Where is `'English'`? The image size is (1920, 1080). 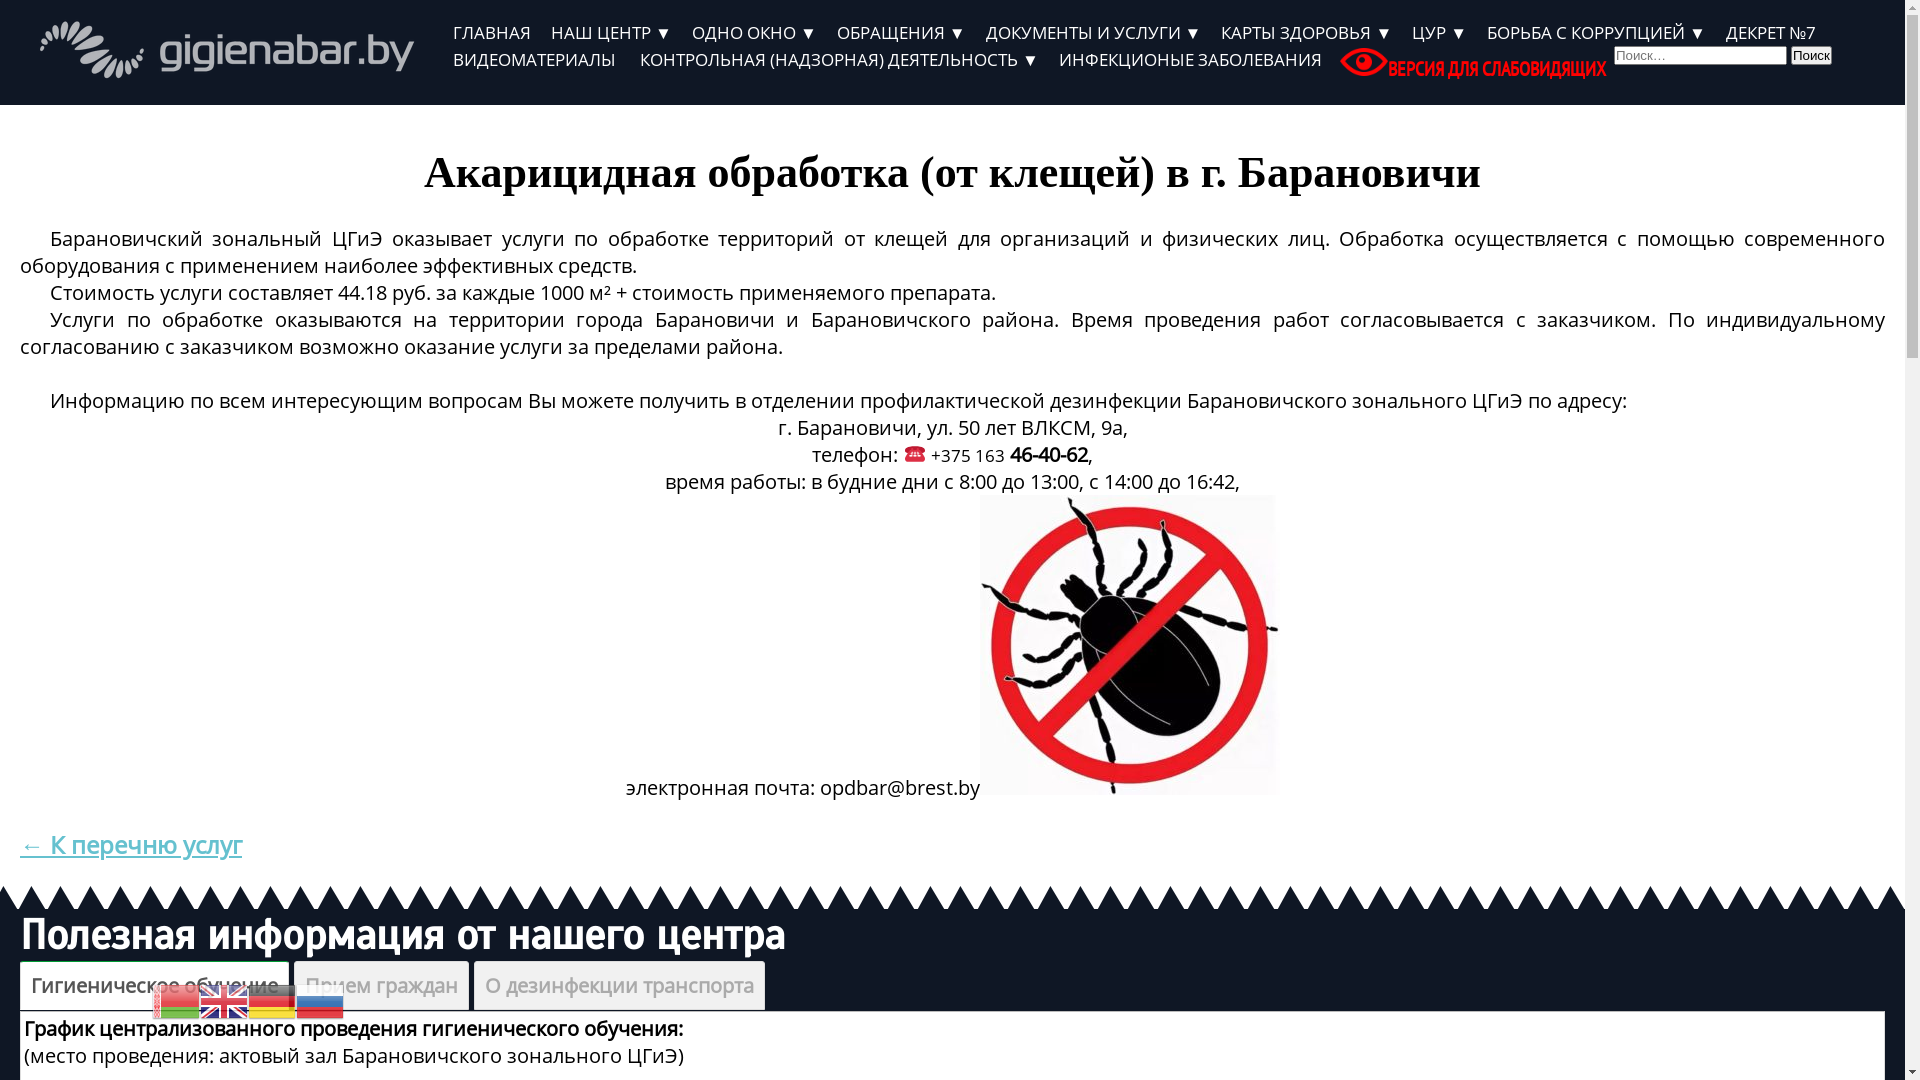
'English' is located at coordinates (224, 1000).